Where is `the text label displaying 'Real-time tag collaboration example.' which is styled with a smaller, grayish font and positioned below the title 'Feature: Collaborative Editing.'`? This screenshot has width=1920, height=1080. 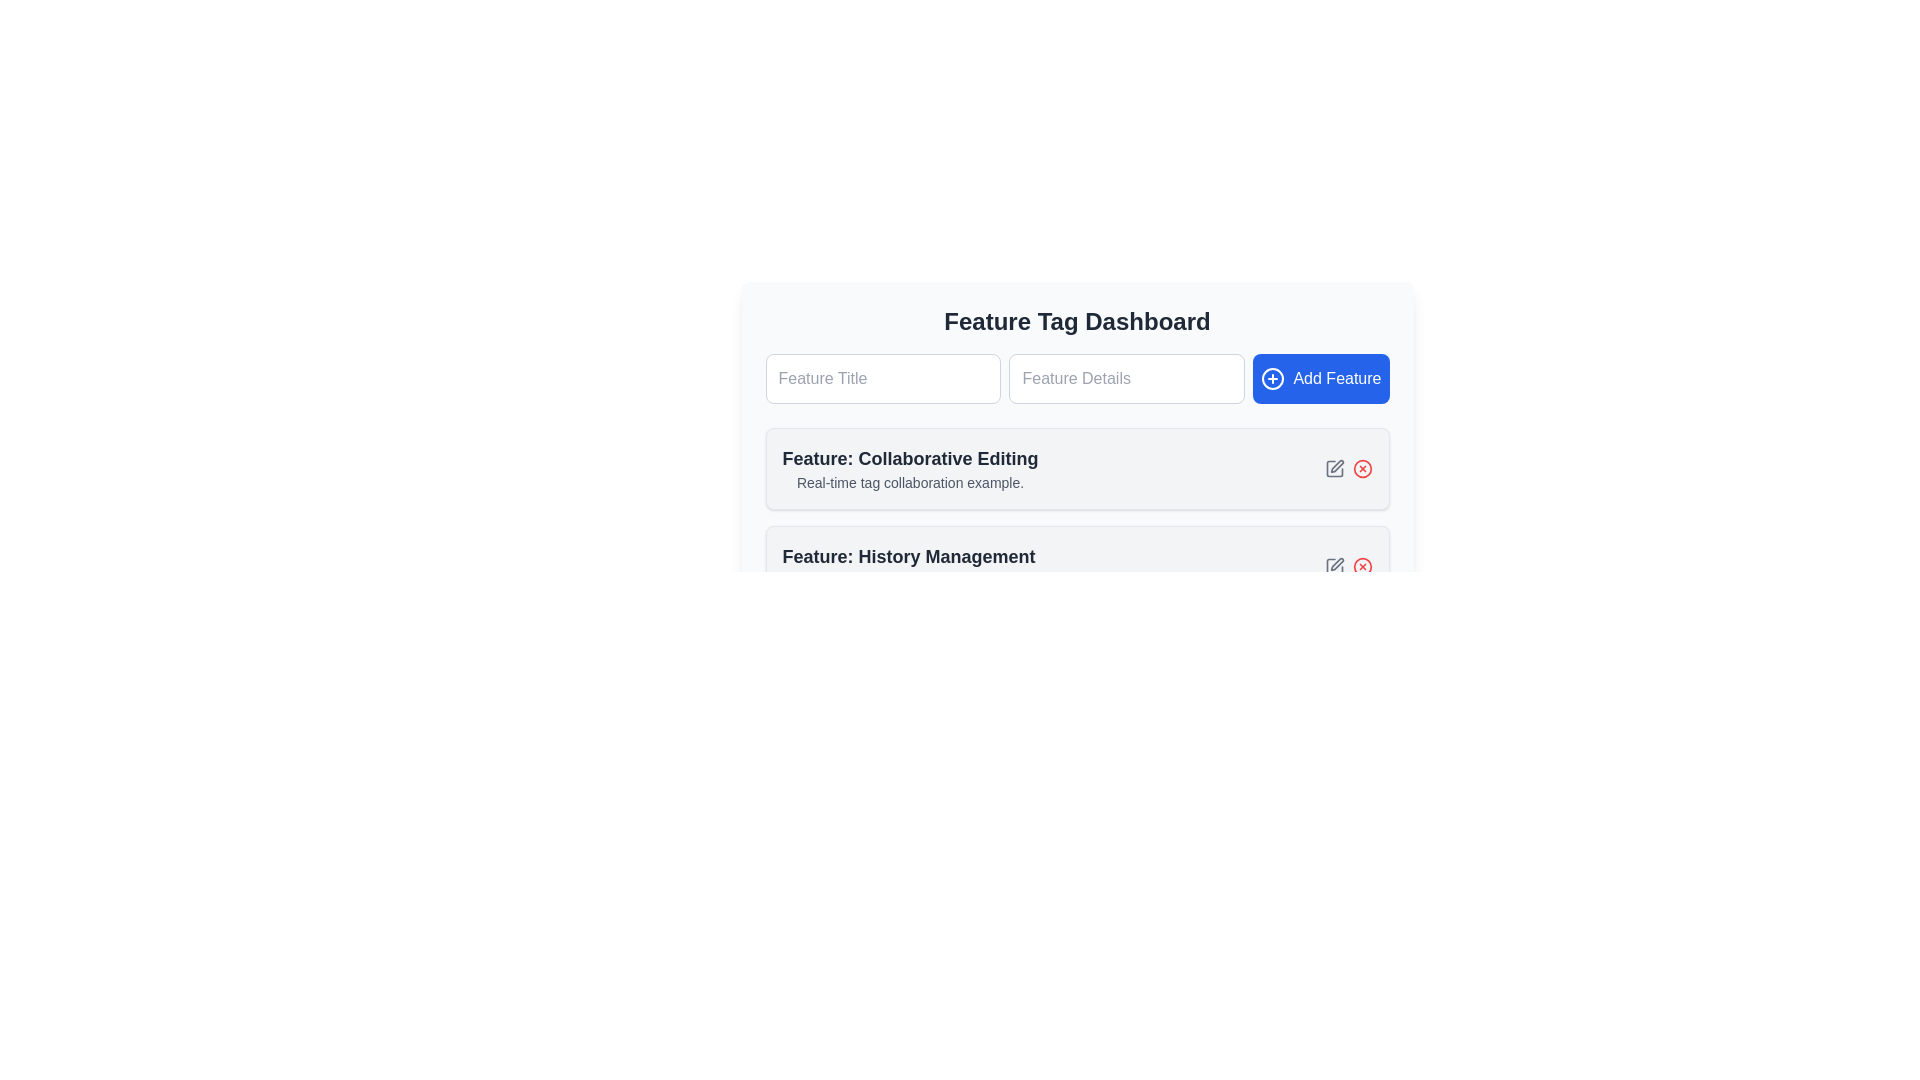 the text label displaying 'Real-time tag collaboration example.' which is styled with a smaller, grayish font and positioned below the title 'Feature: Collaborative Editing.' is located at coordinates (909, 482).